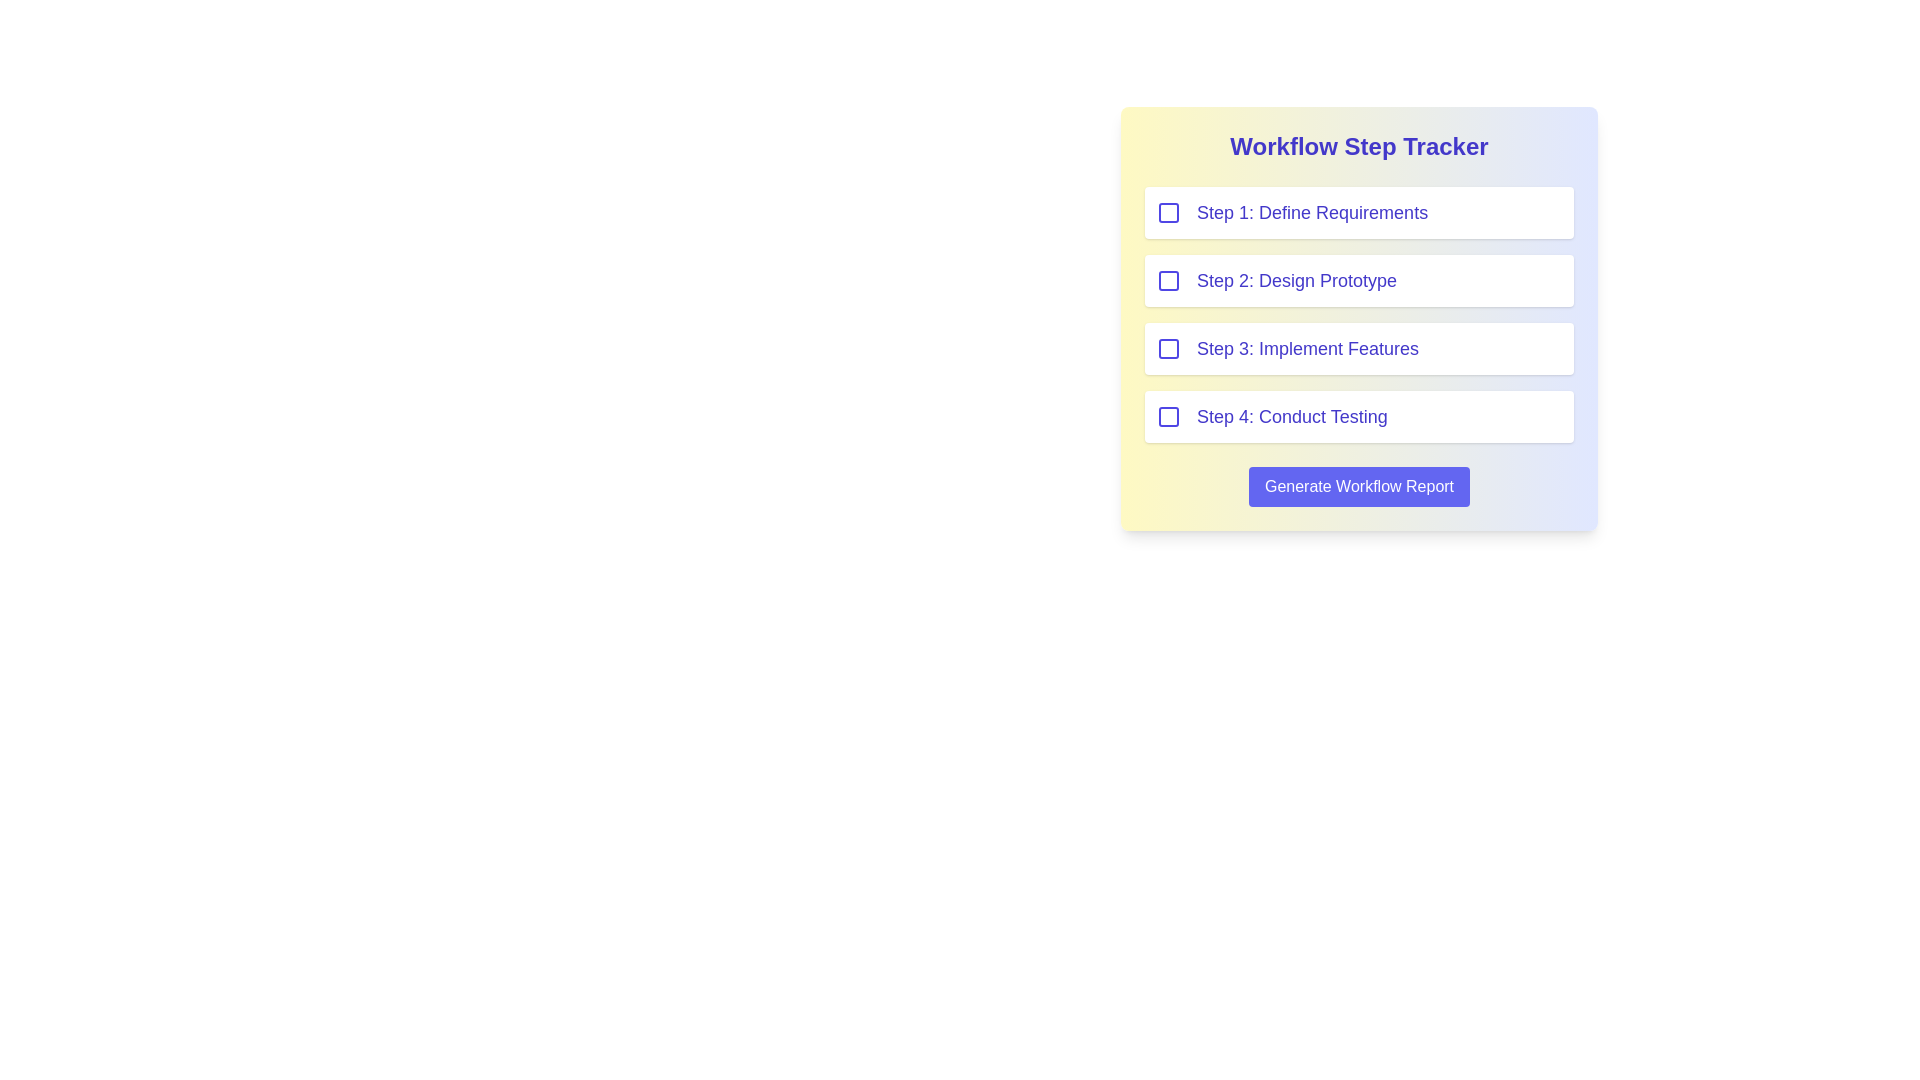 The width and height of the screenshot is (1920, 1080). What do you see at coordinates (1308, 347) in the screenshot?
I see `the text label that displays 'Step 3: Implement Features', which is the third step in a vertical list of workflow steps` at bounding box center [1308, 347].